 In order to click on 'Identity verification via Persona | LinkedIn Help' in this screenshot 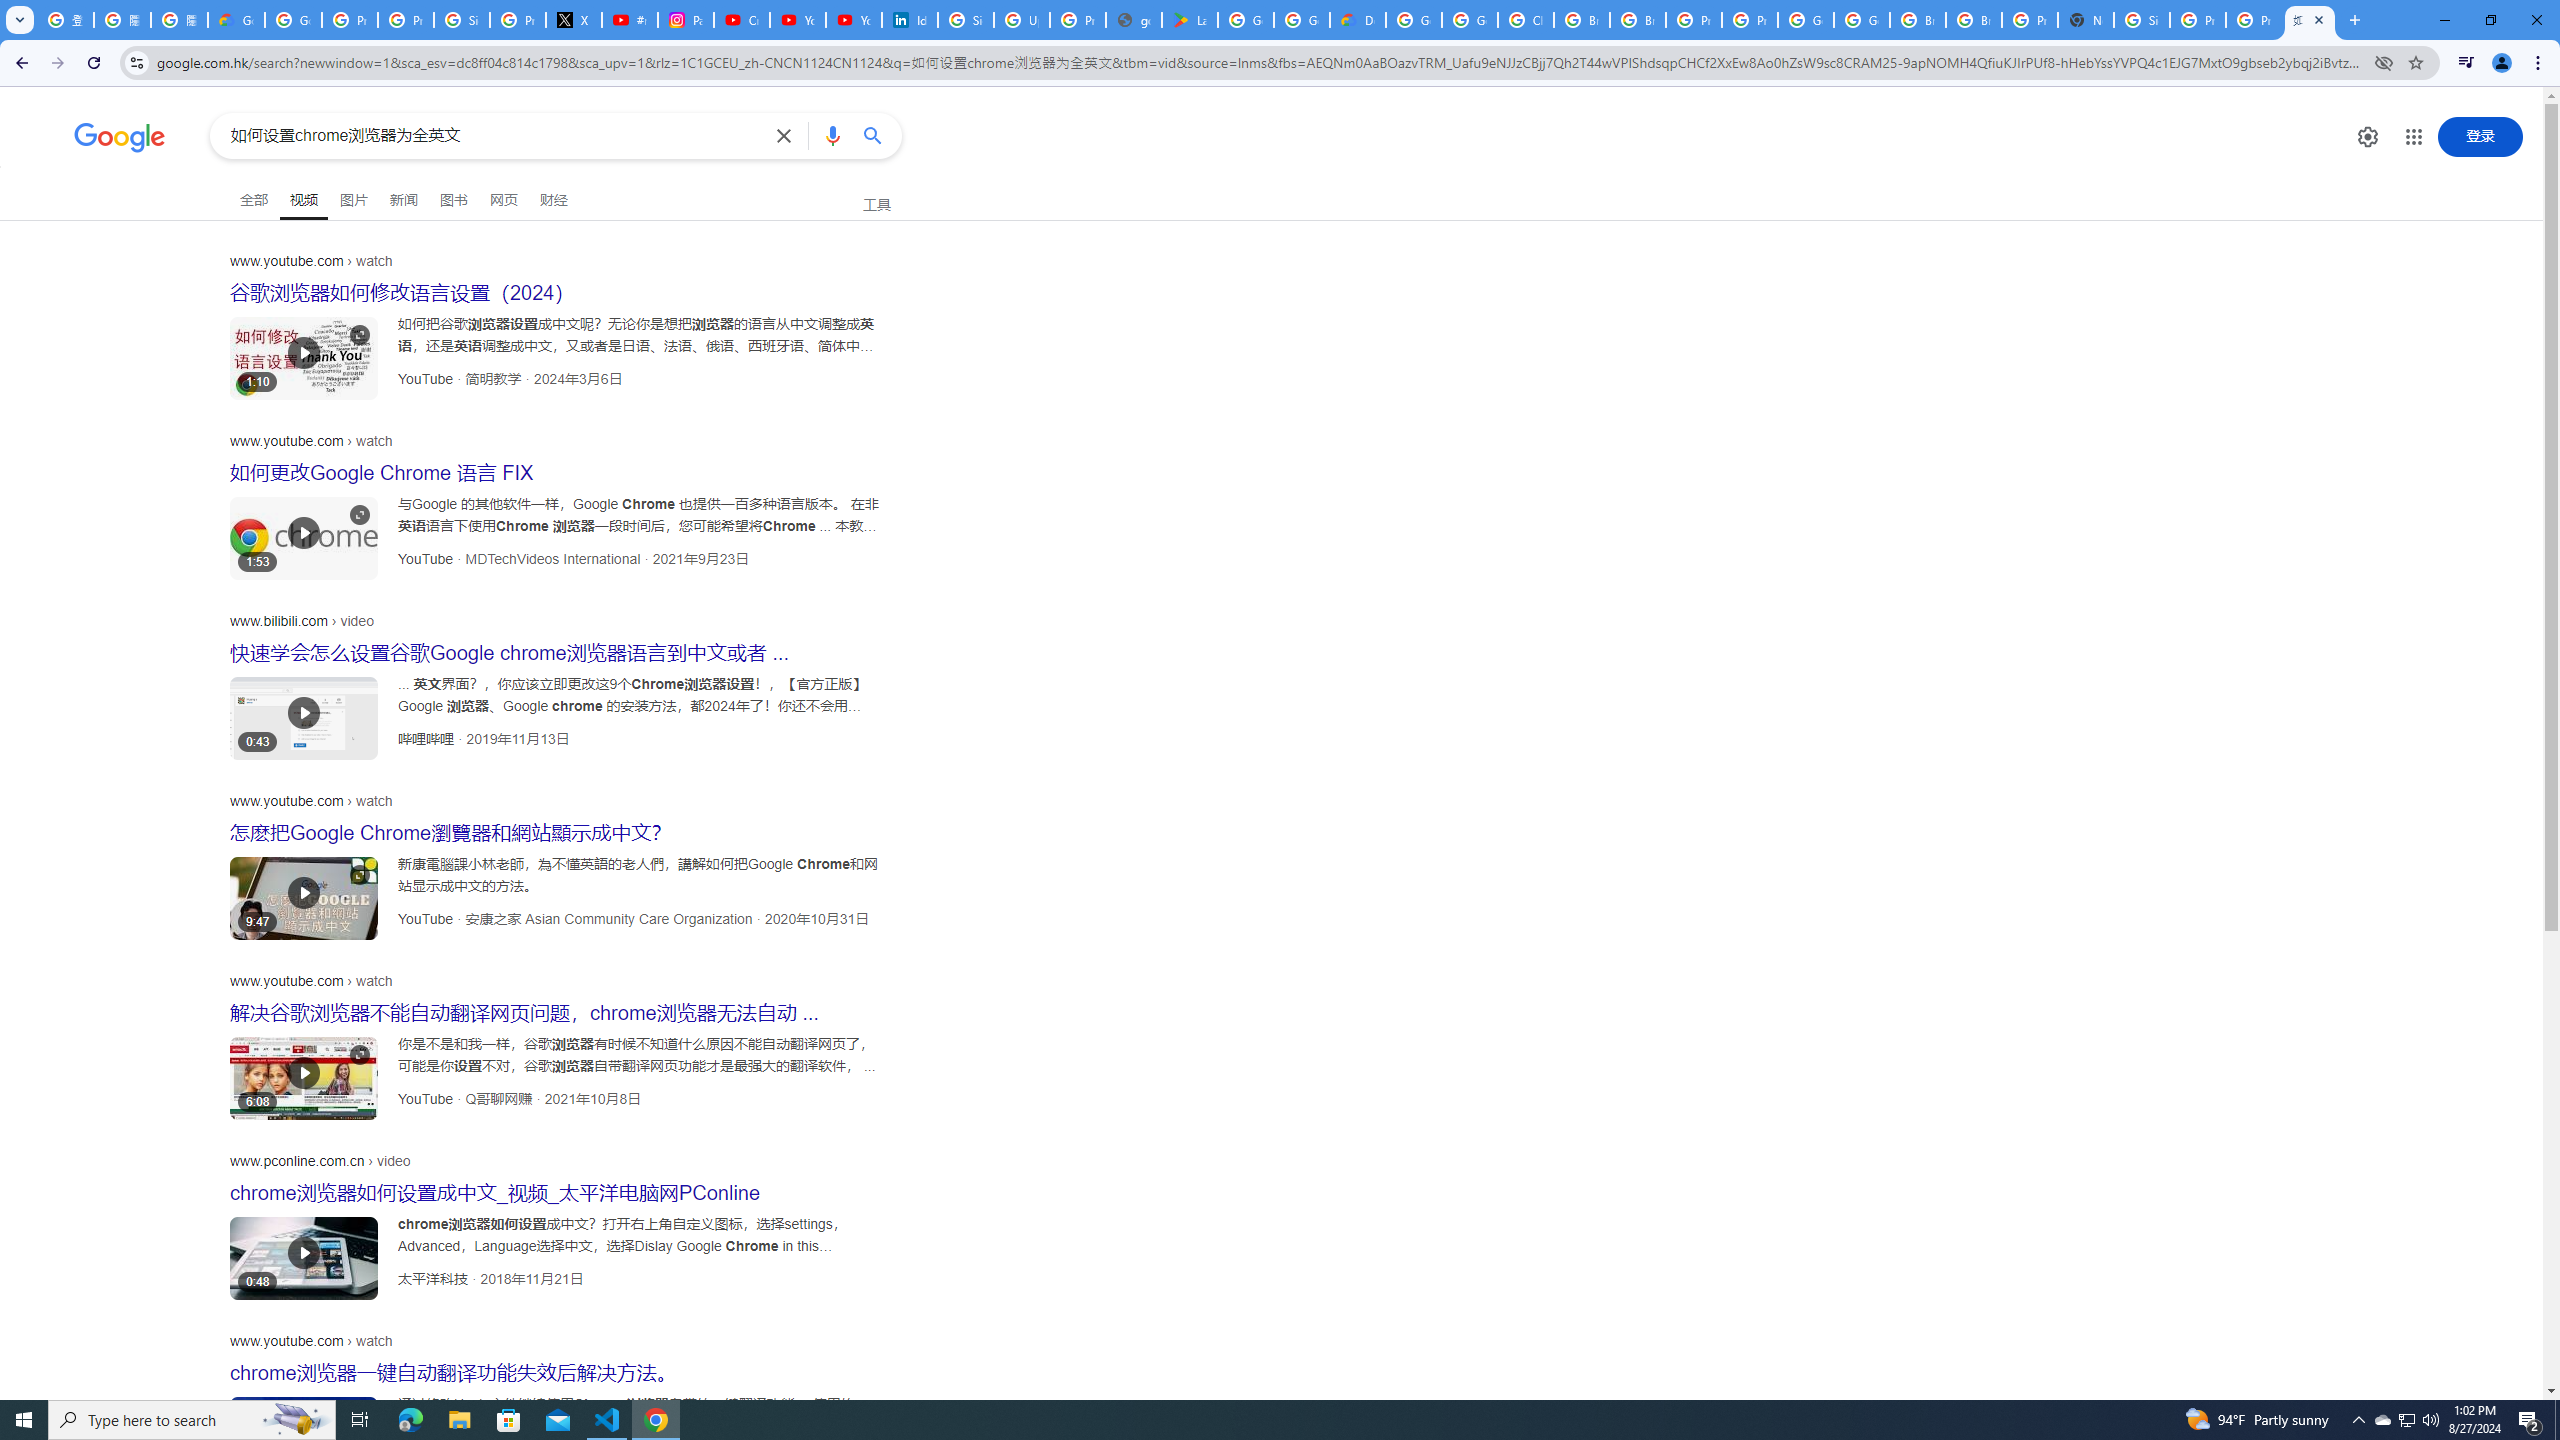, I will do `click(909, 19)`.